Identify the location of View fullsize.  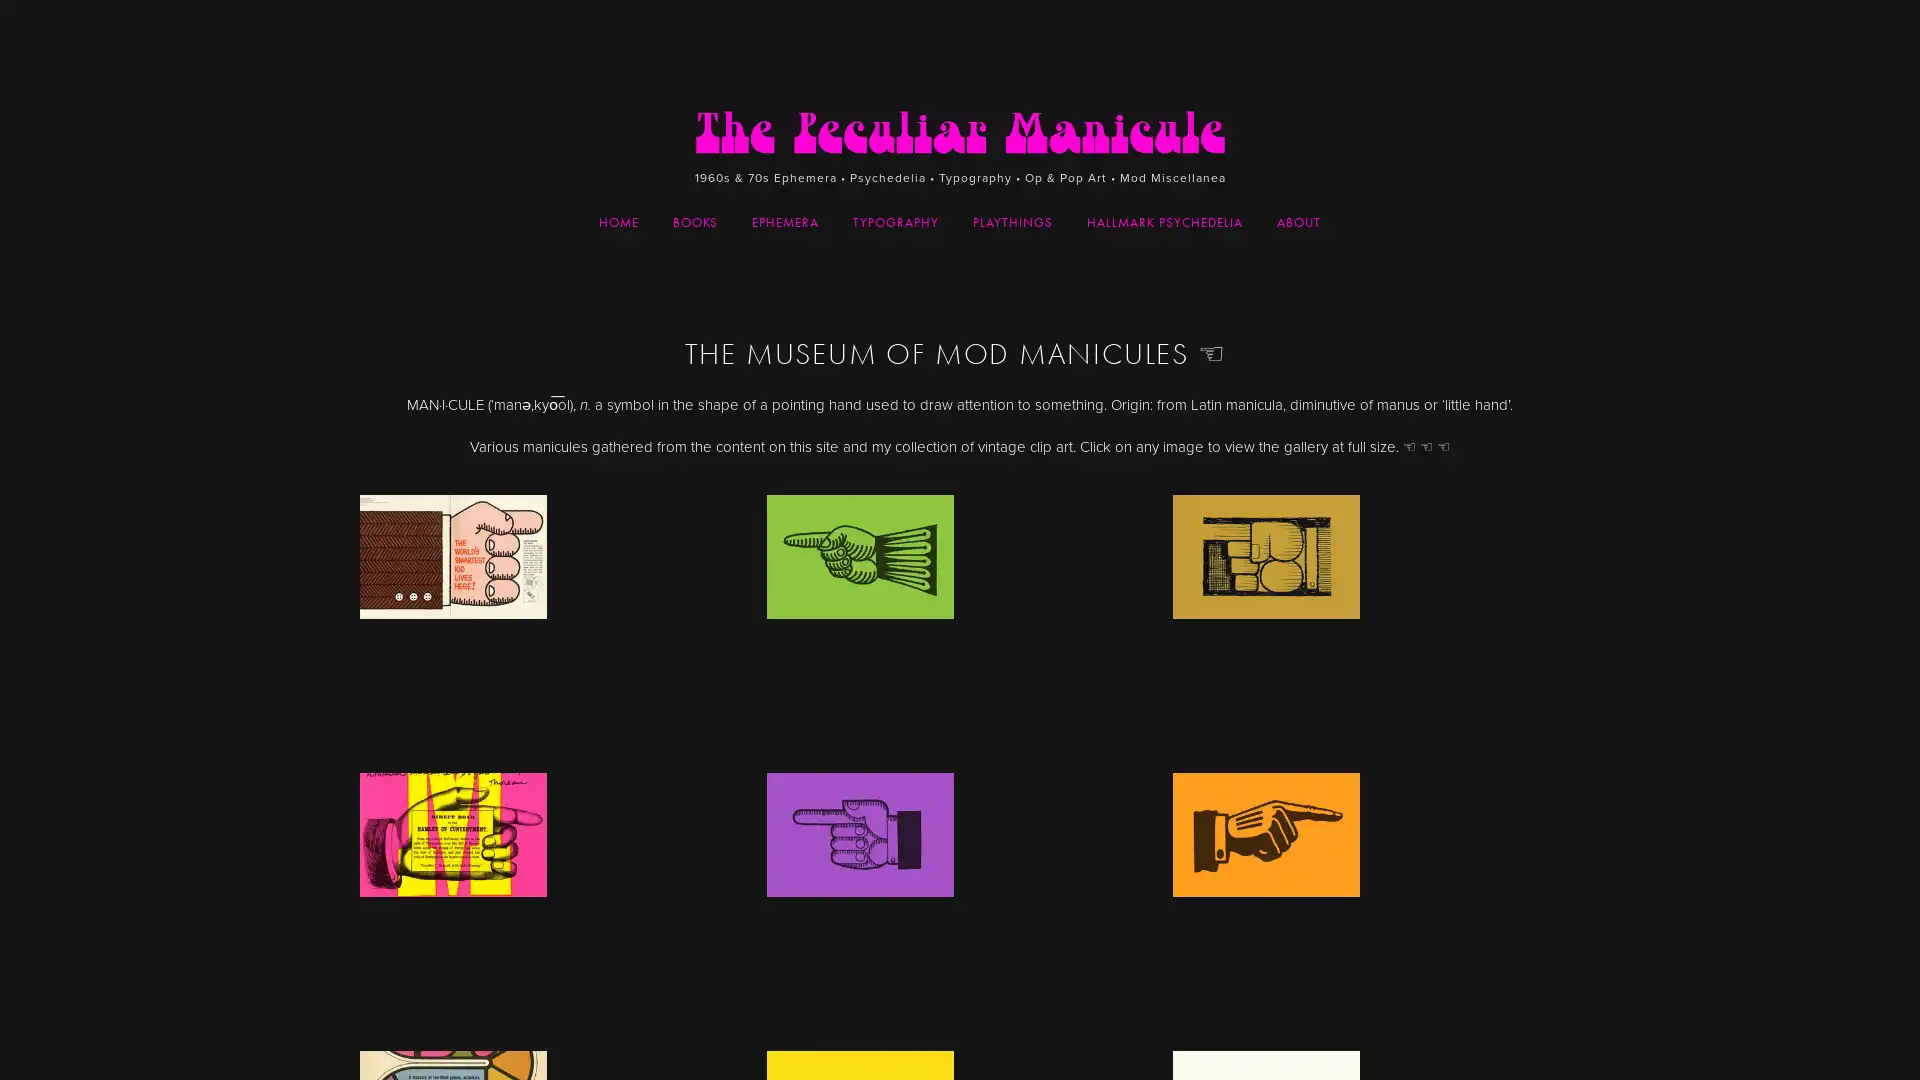
(552, 901).